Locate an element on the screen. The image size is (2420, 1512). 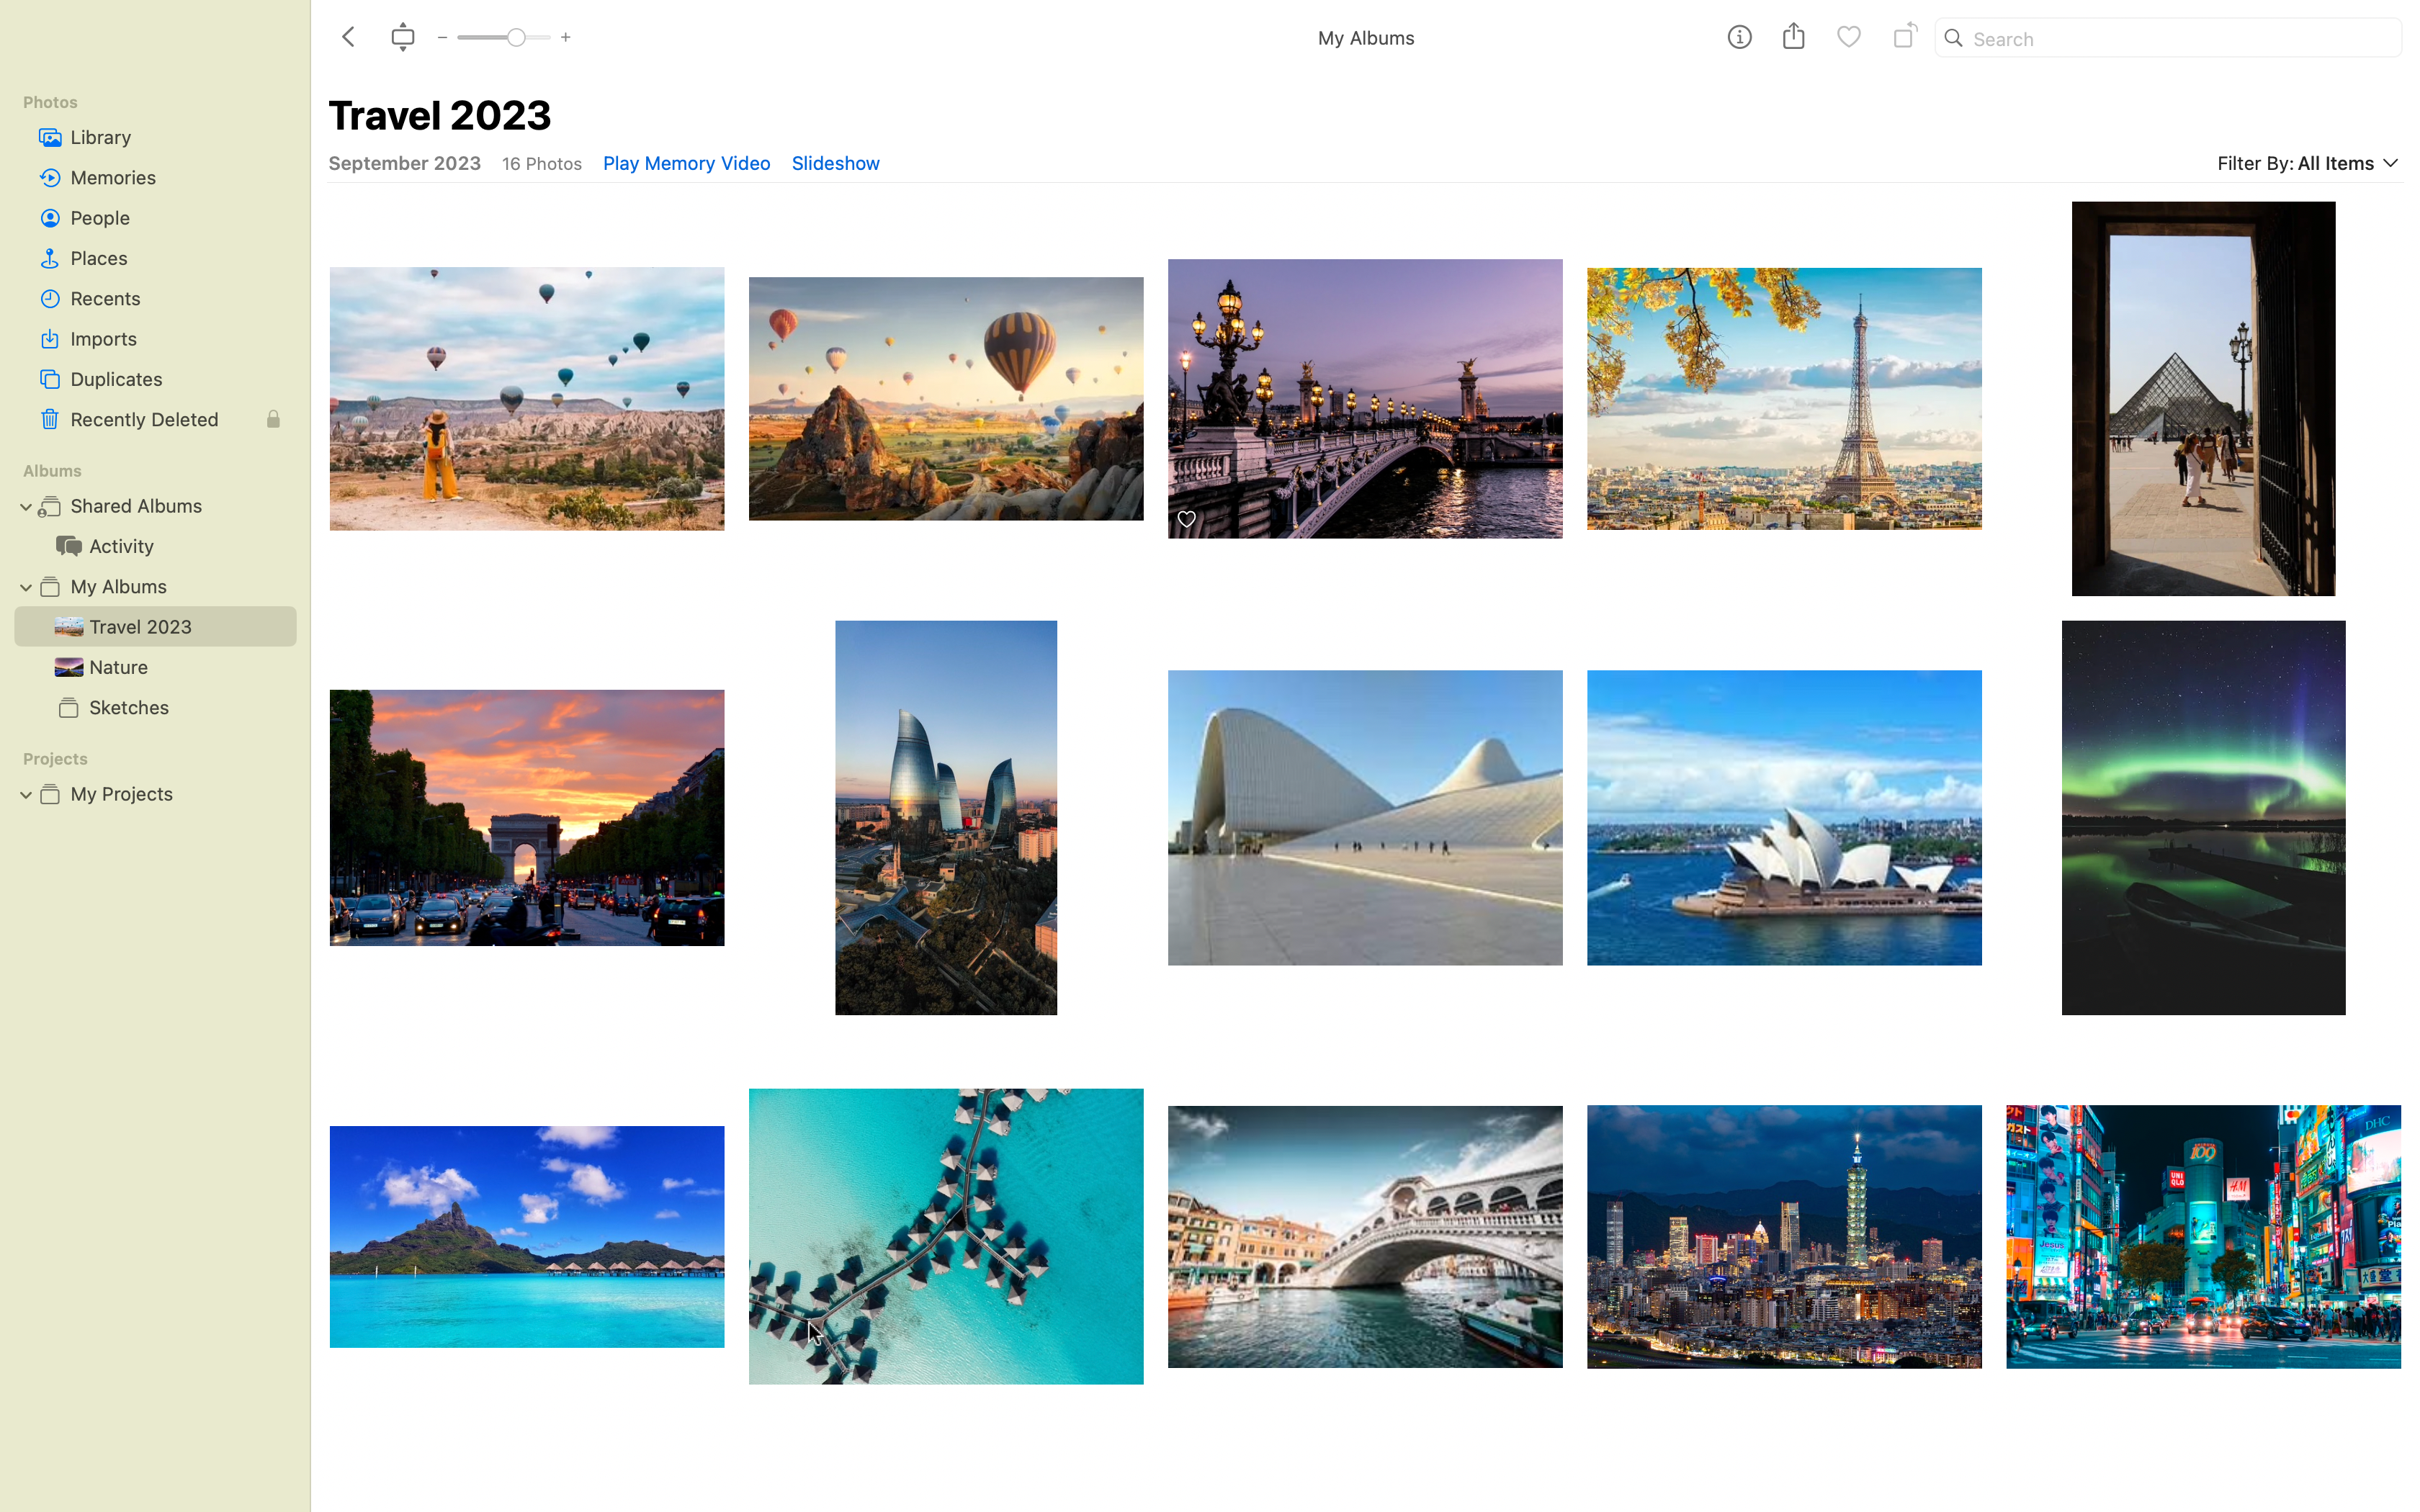
the second image depicting hot air balloons is located at coordinates (946, 387).